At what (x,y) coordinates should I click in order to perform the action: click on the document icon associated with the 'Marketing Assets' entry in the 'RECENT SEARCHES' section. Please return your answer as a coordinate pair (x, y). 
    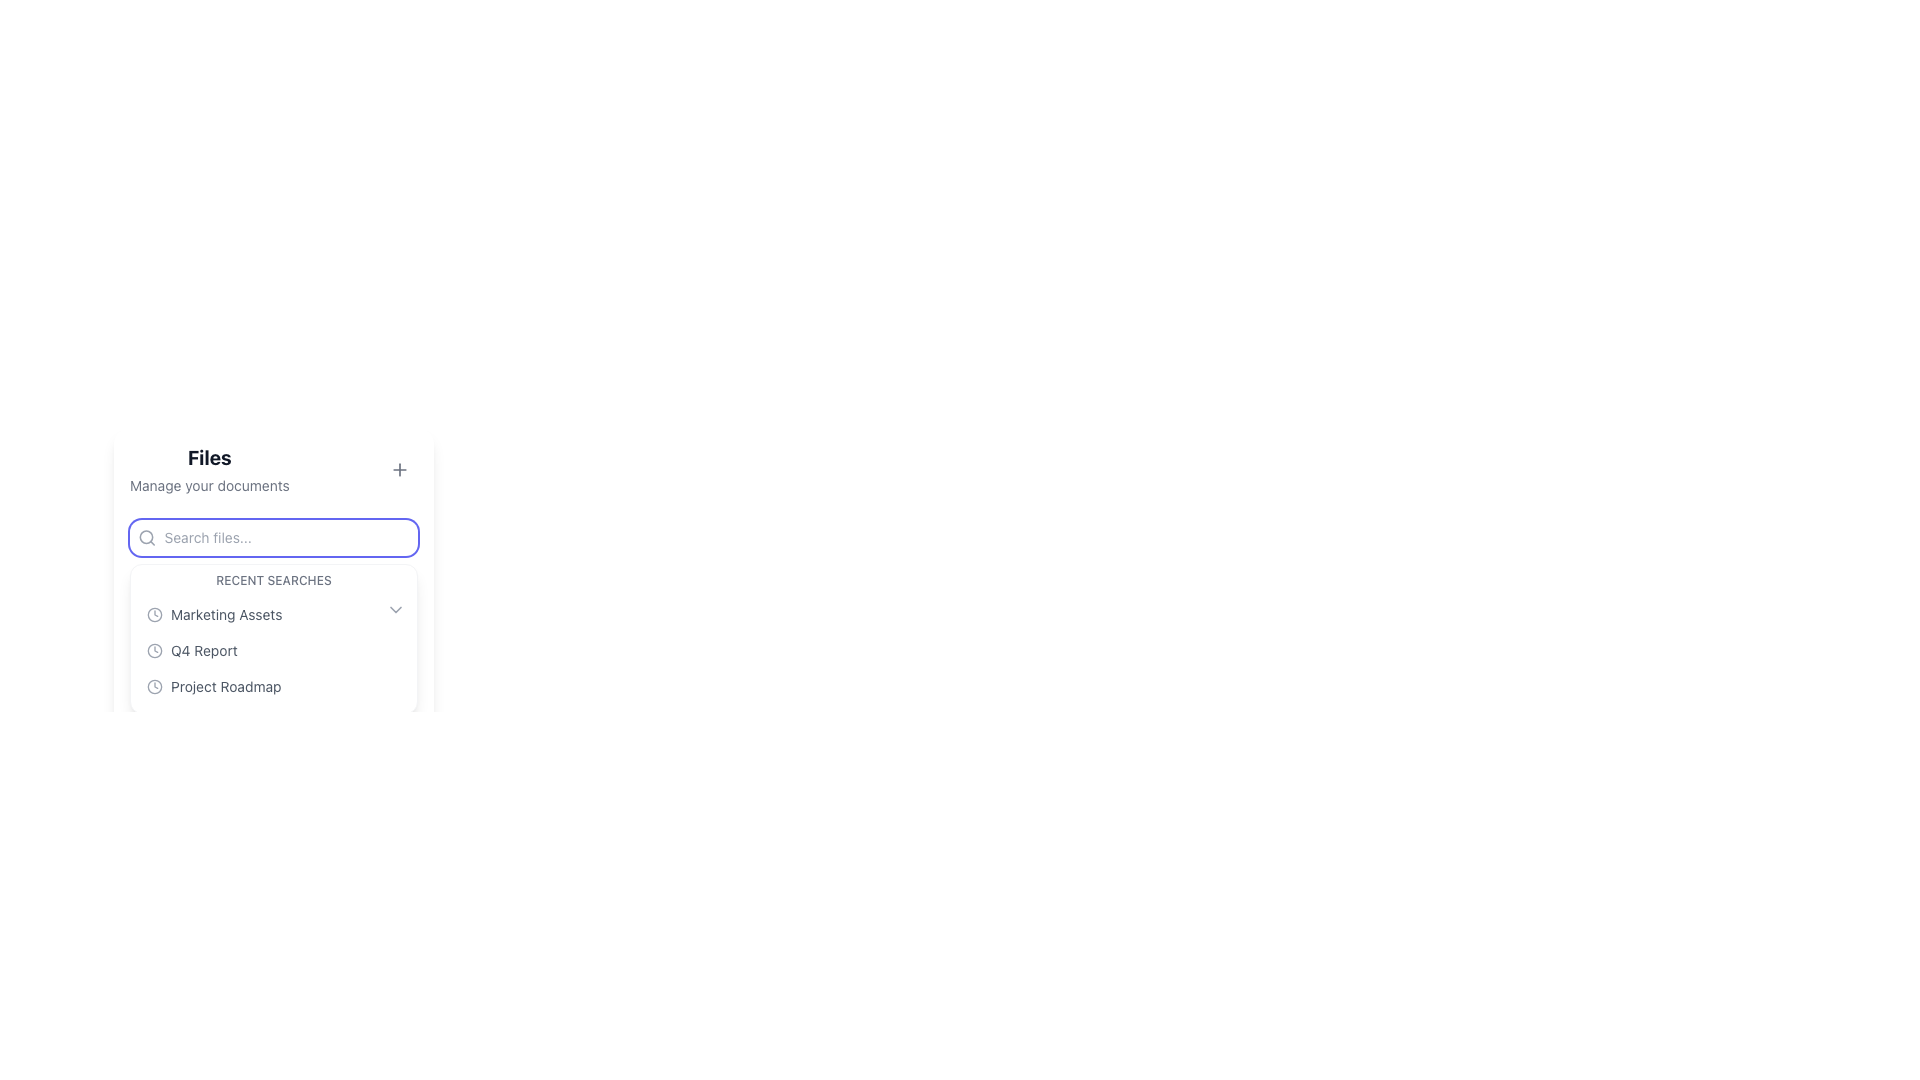
    Looking at the image, I should click on (158, 608).